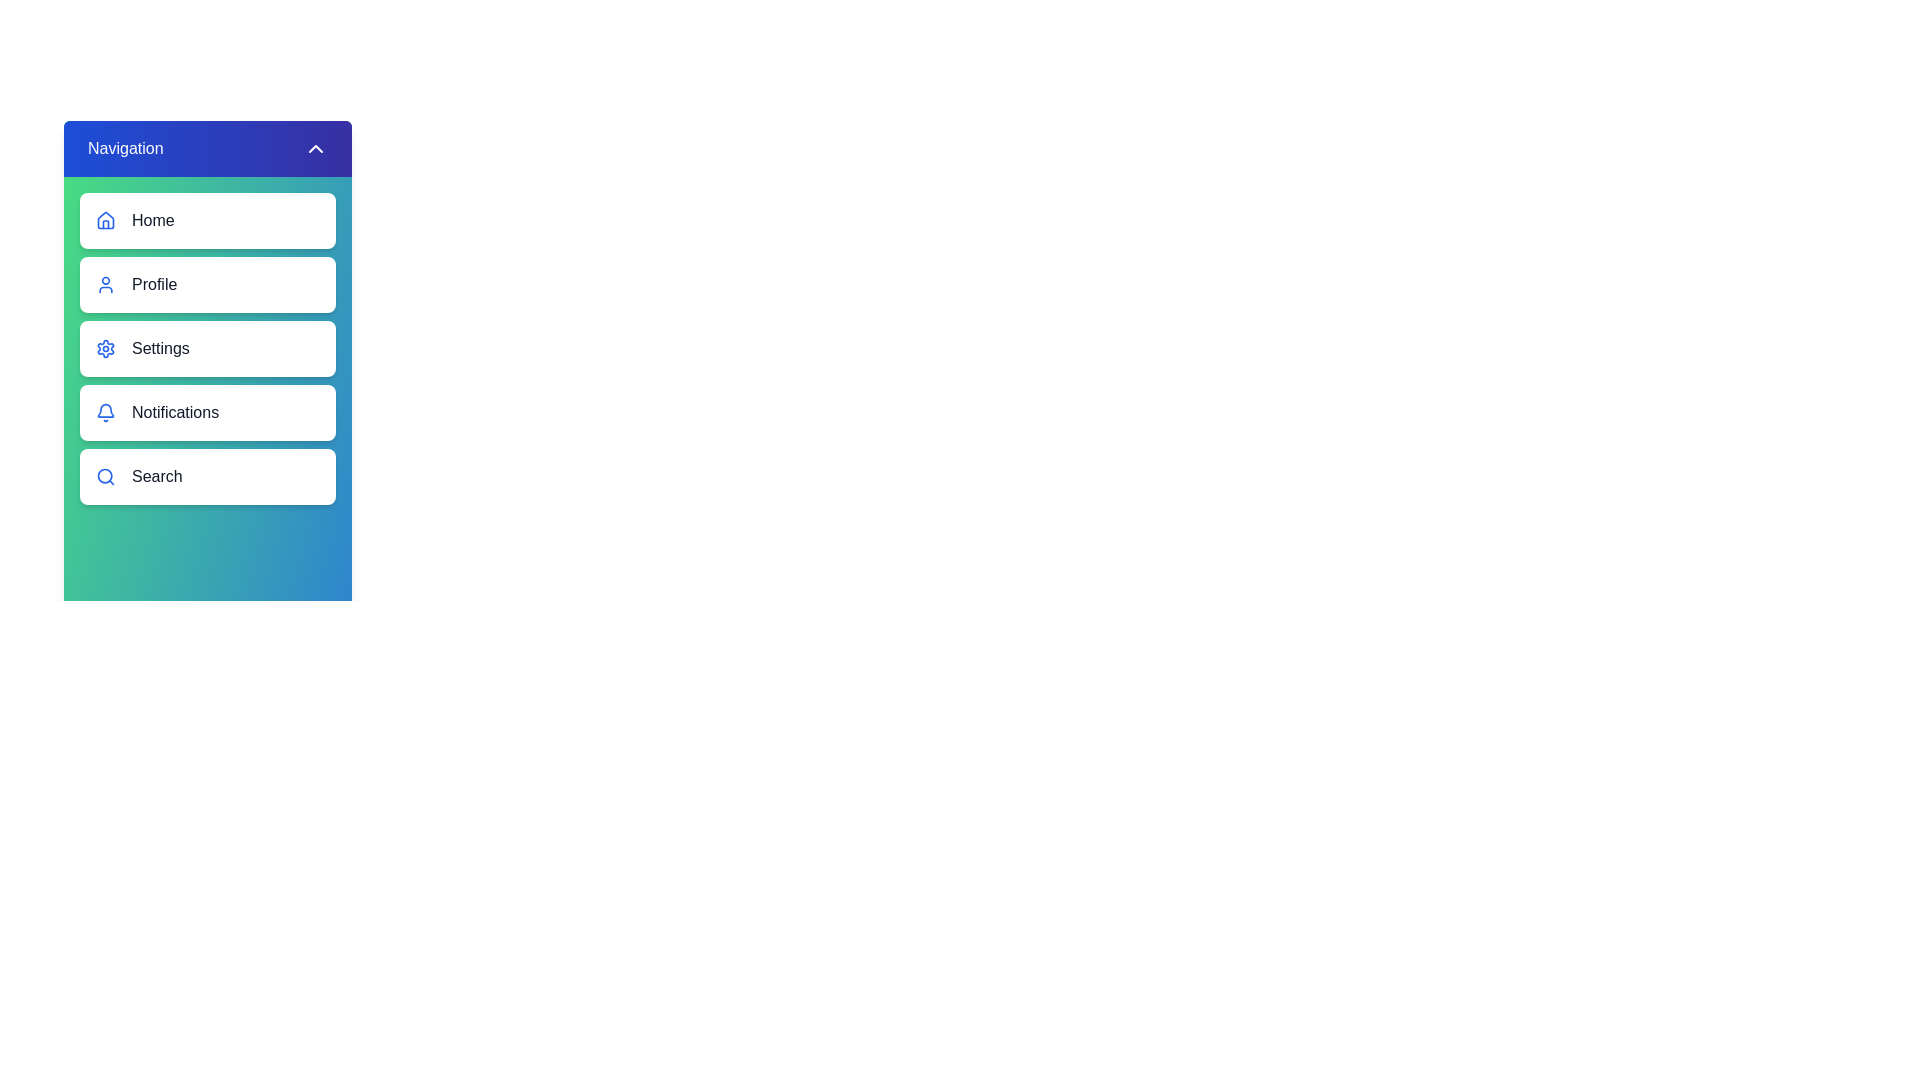  Describe the element at coordinates (124, 148) in the screenshot. I see `the descriptive title Label located in the header section of the navigation menu, positioned at the top-left and centered between the left edge and a chevron icon` at that location.